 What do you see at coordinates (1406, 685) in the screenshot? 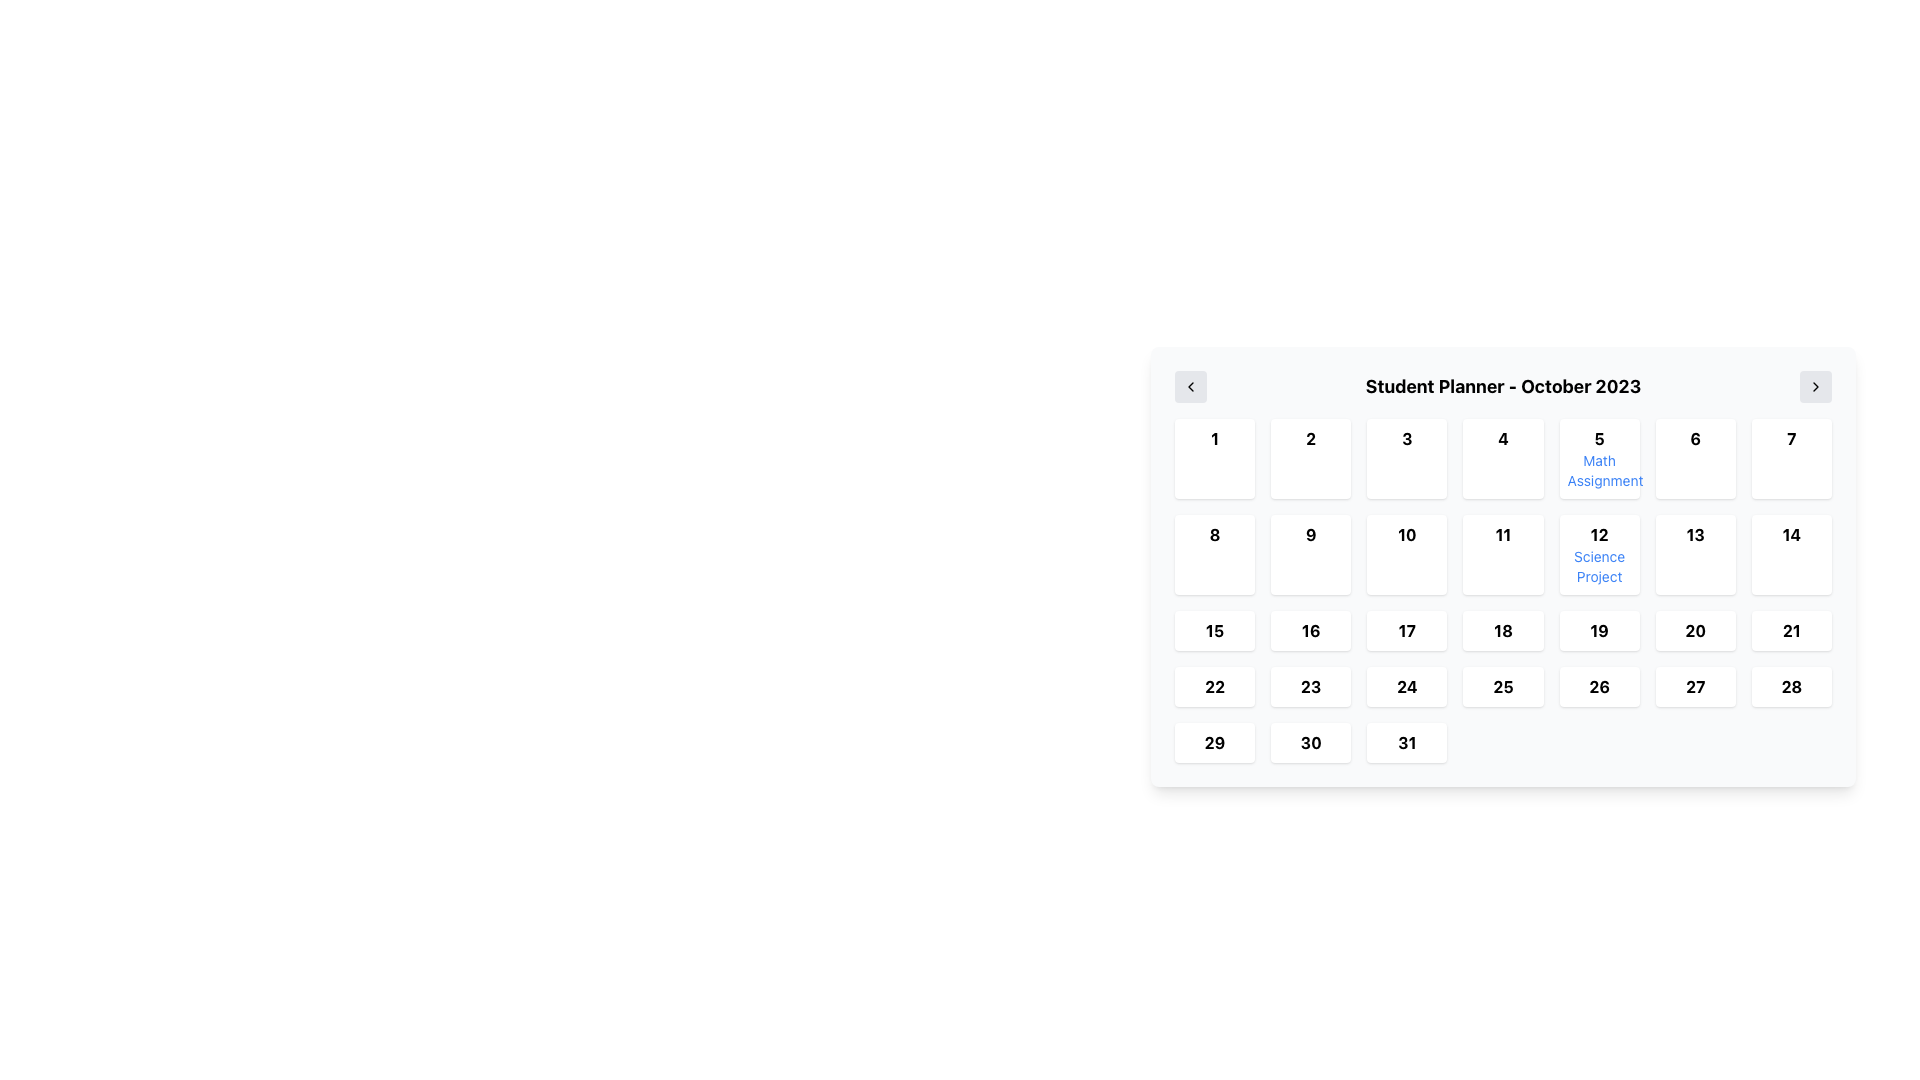
I see `the calendar date button representing the date '24'` at bounding box center [1406, 685].